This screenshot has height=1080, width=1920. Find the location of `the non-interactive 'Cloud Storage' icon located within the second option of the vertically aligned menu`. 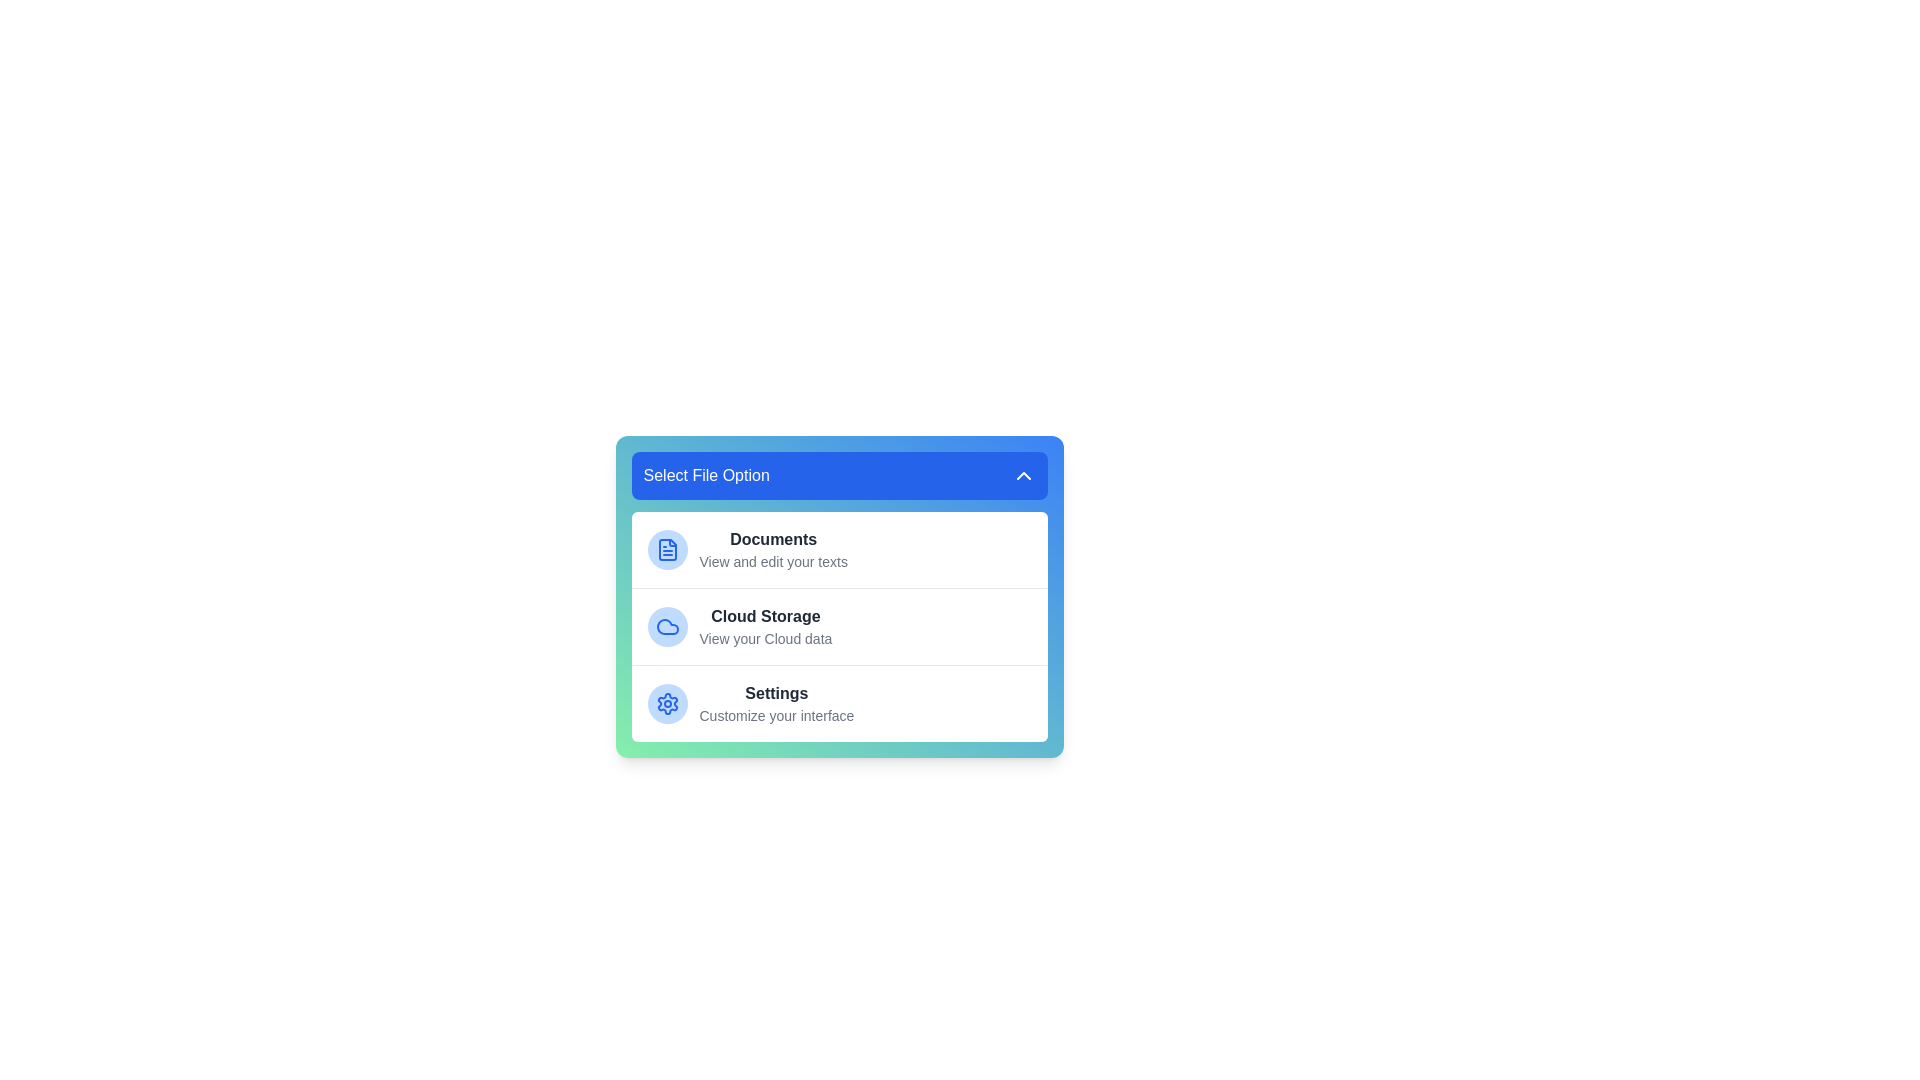

the non-interactive 'Cloud Storage' icon located within the second option of the vertically aligned menu is located at coordinates (667, 626).